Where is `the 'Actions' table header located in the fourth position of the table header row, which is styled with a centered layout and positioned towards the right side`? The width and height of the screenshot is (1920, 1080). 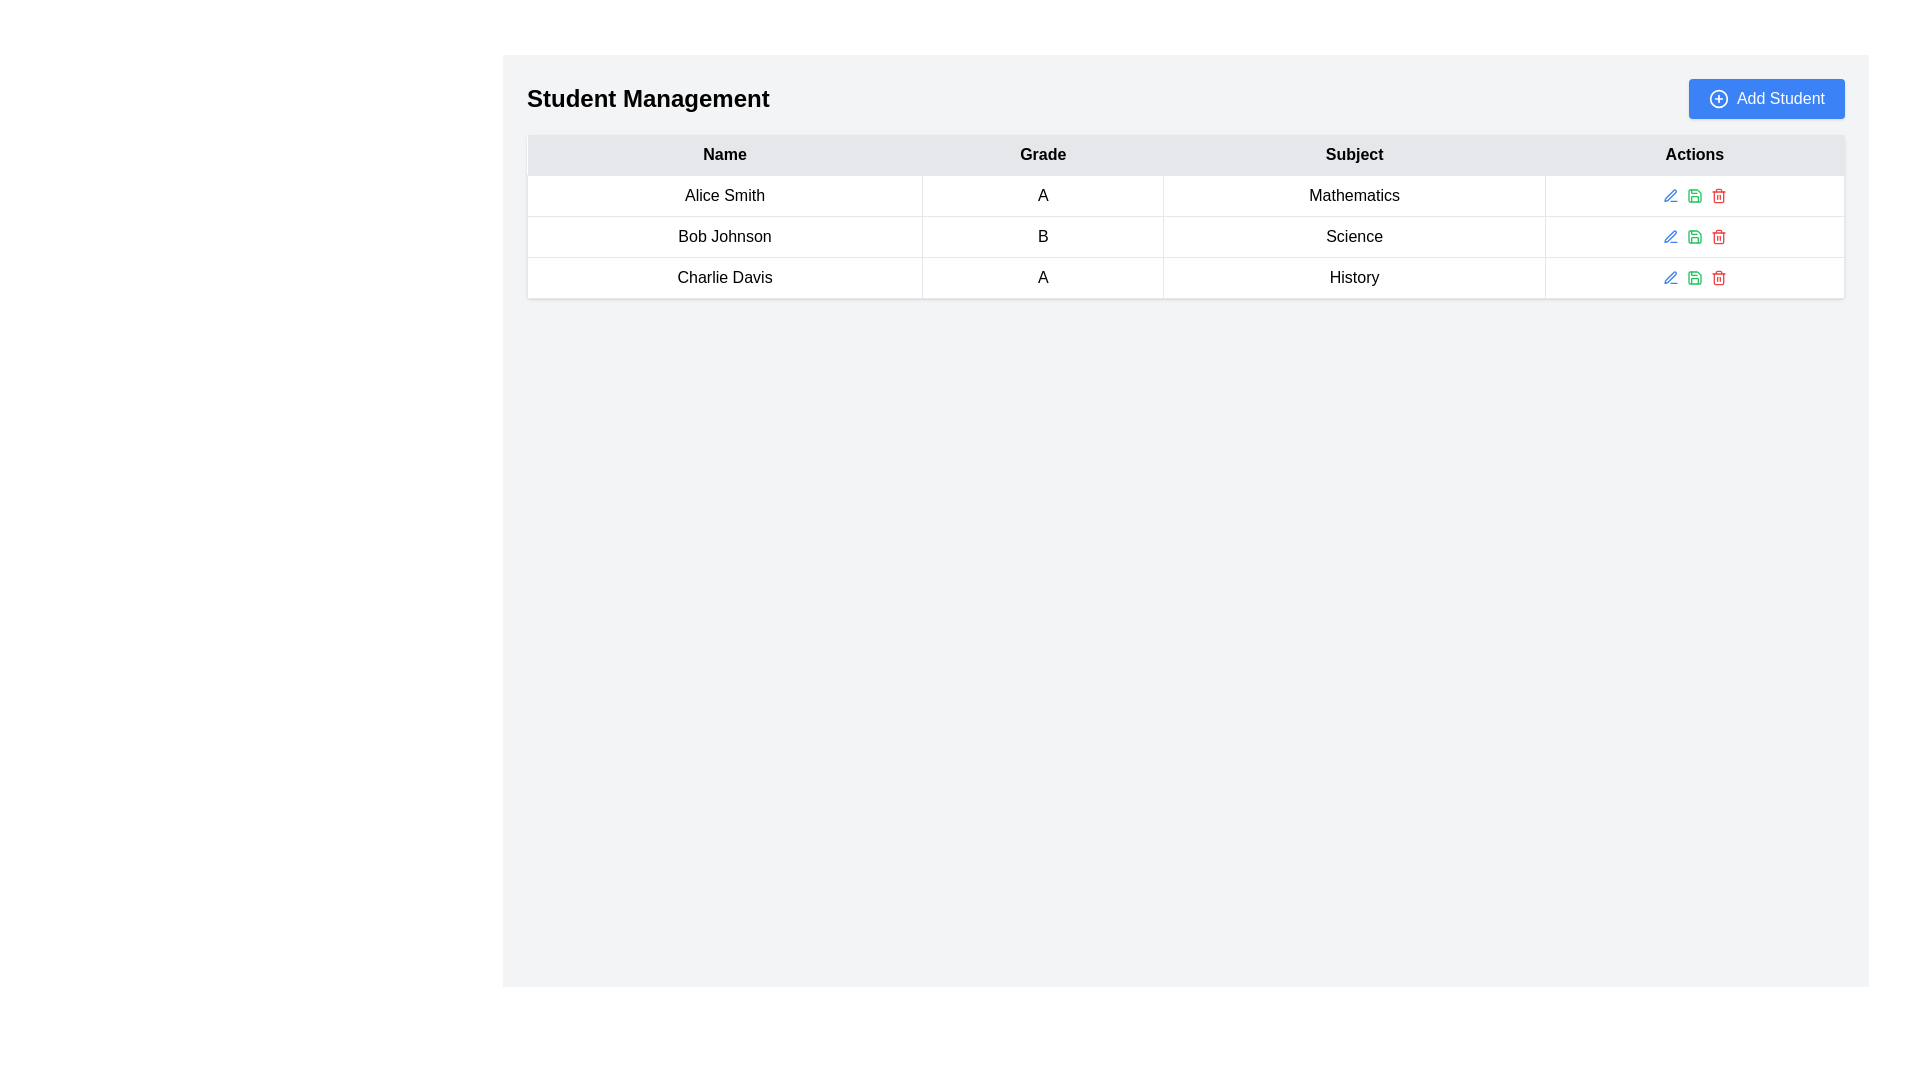
the 'Actions' table header located in the fourth position of the table header row, which is styled with a centered layout and positioned towards the right side is located at coordinates (1693, 154).